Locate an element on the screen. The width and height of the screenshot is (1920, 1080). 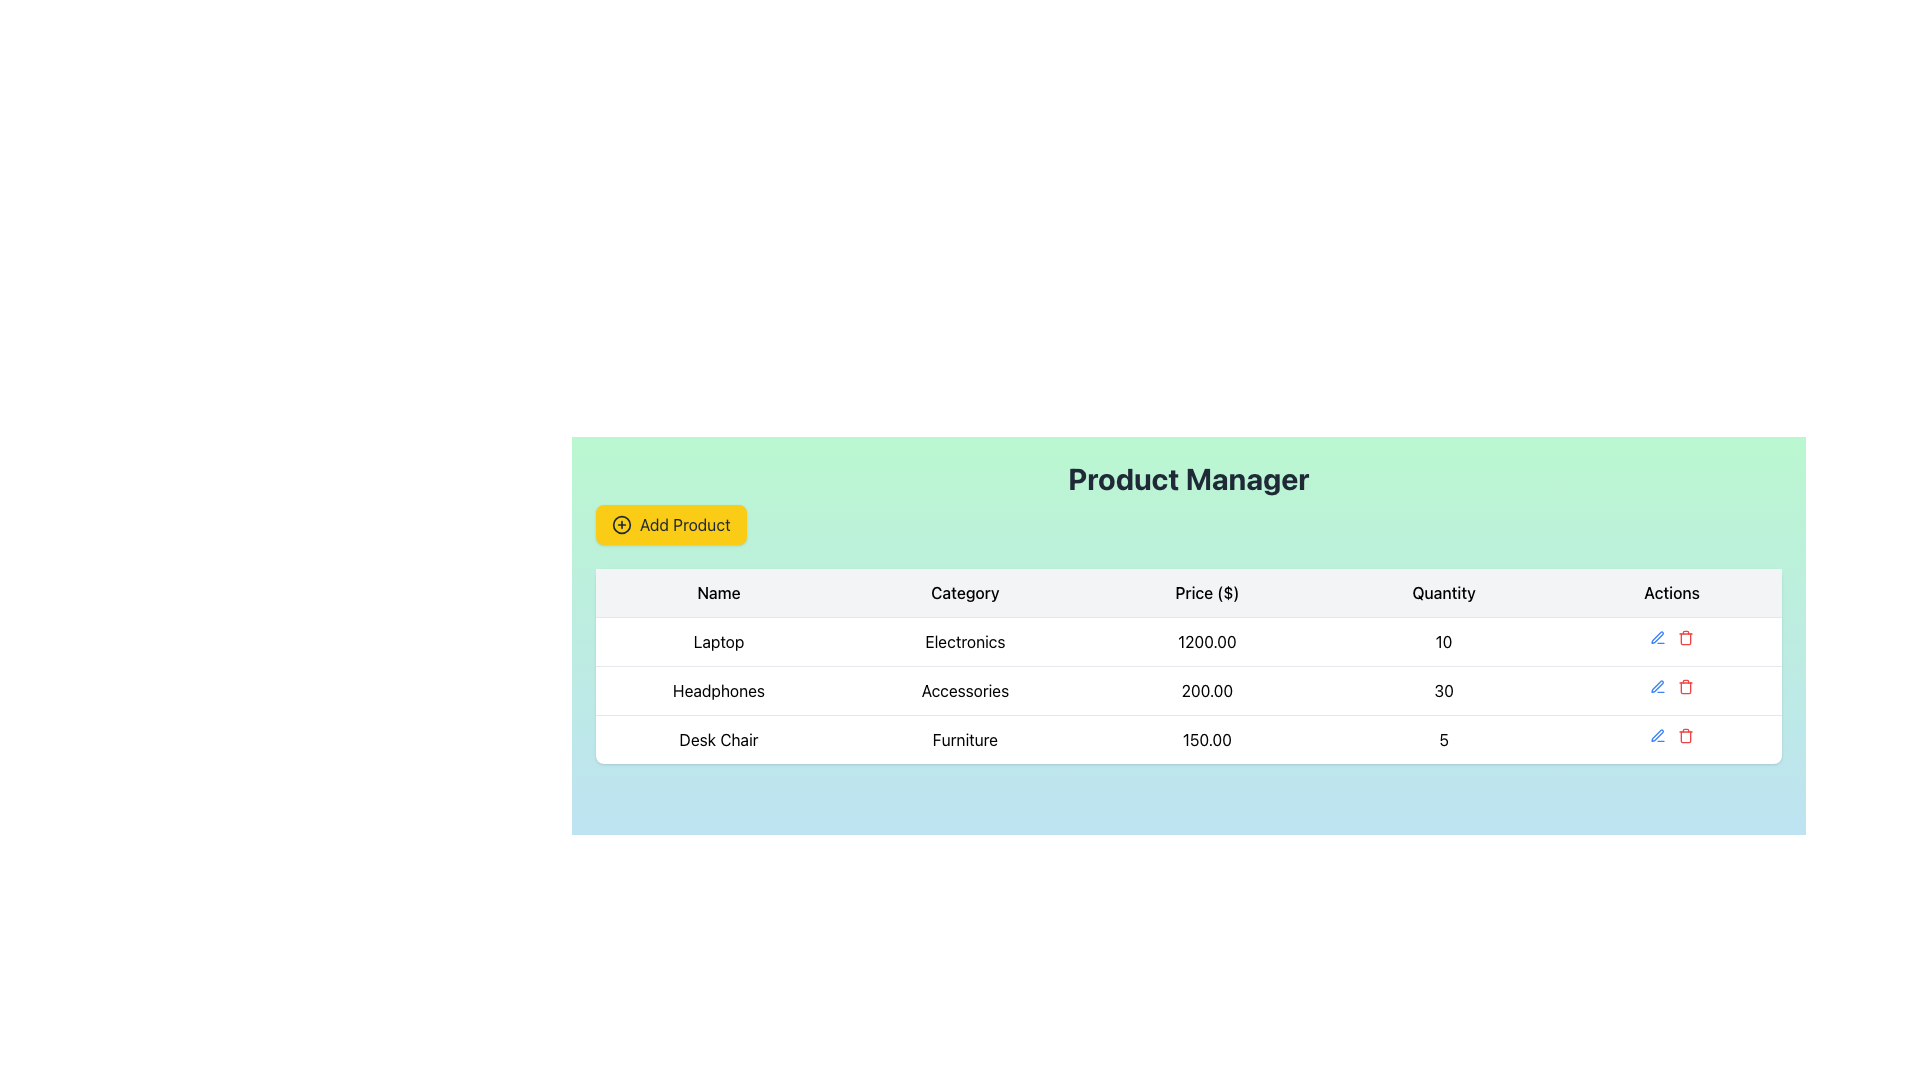
vertical rectangle with rounded edges that is part of the trash bin icon in the 'Actions' column of the table for the product 'Desk Chair' using developer tools is located at coordinates (1685, 737).